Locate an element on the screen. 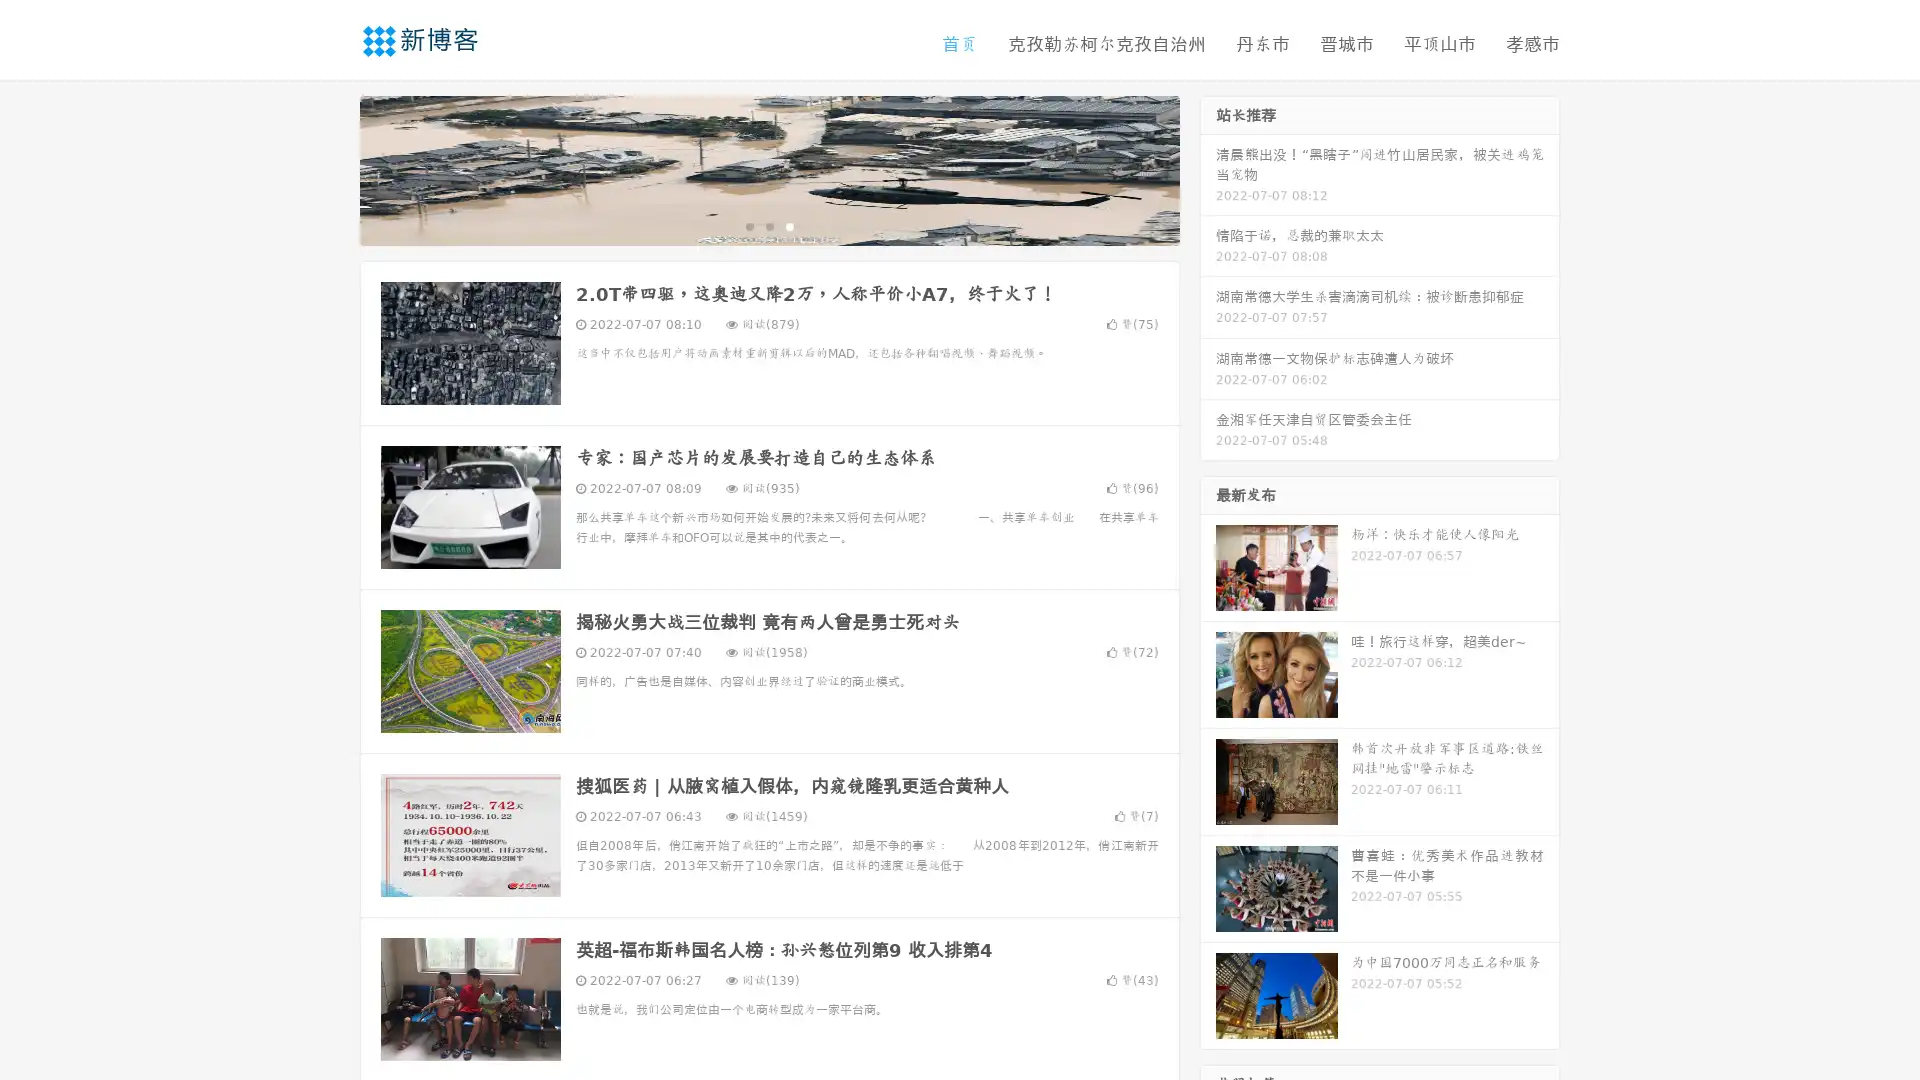 The width and height of the screenshot is (1920, 1080). Go to slide 1 is located at coordinates (748, 225).